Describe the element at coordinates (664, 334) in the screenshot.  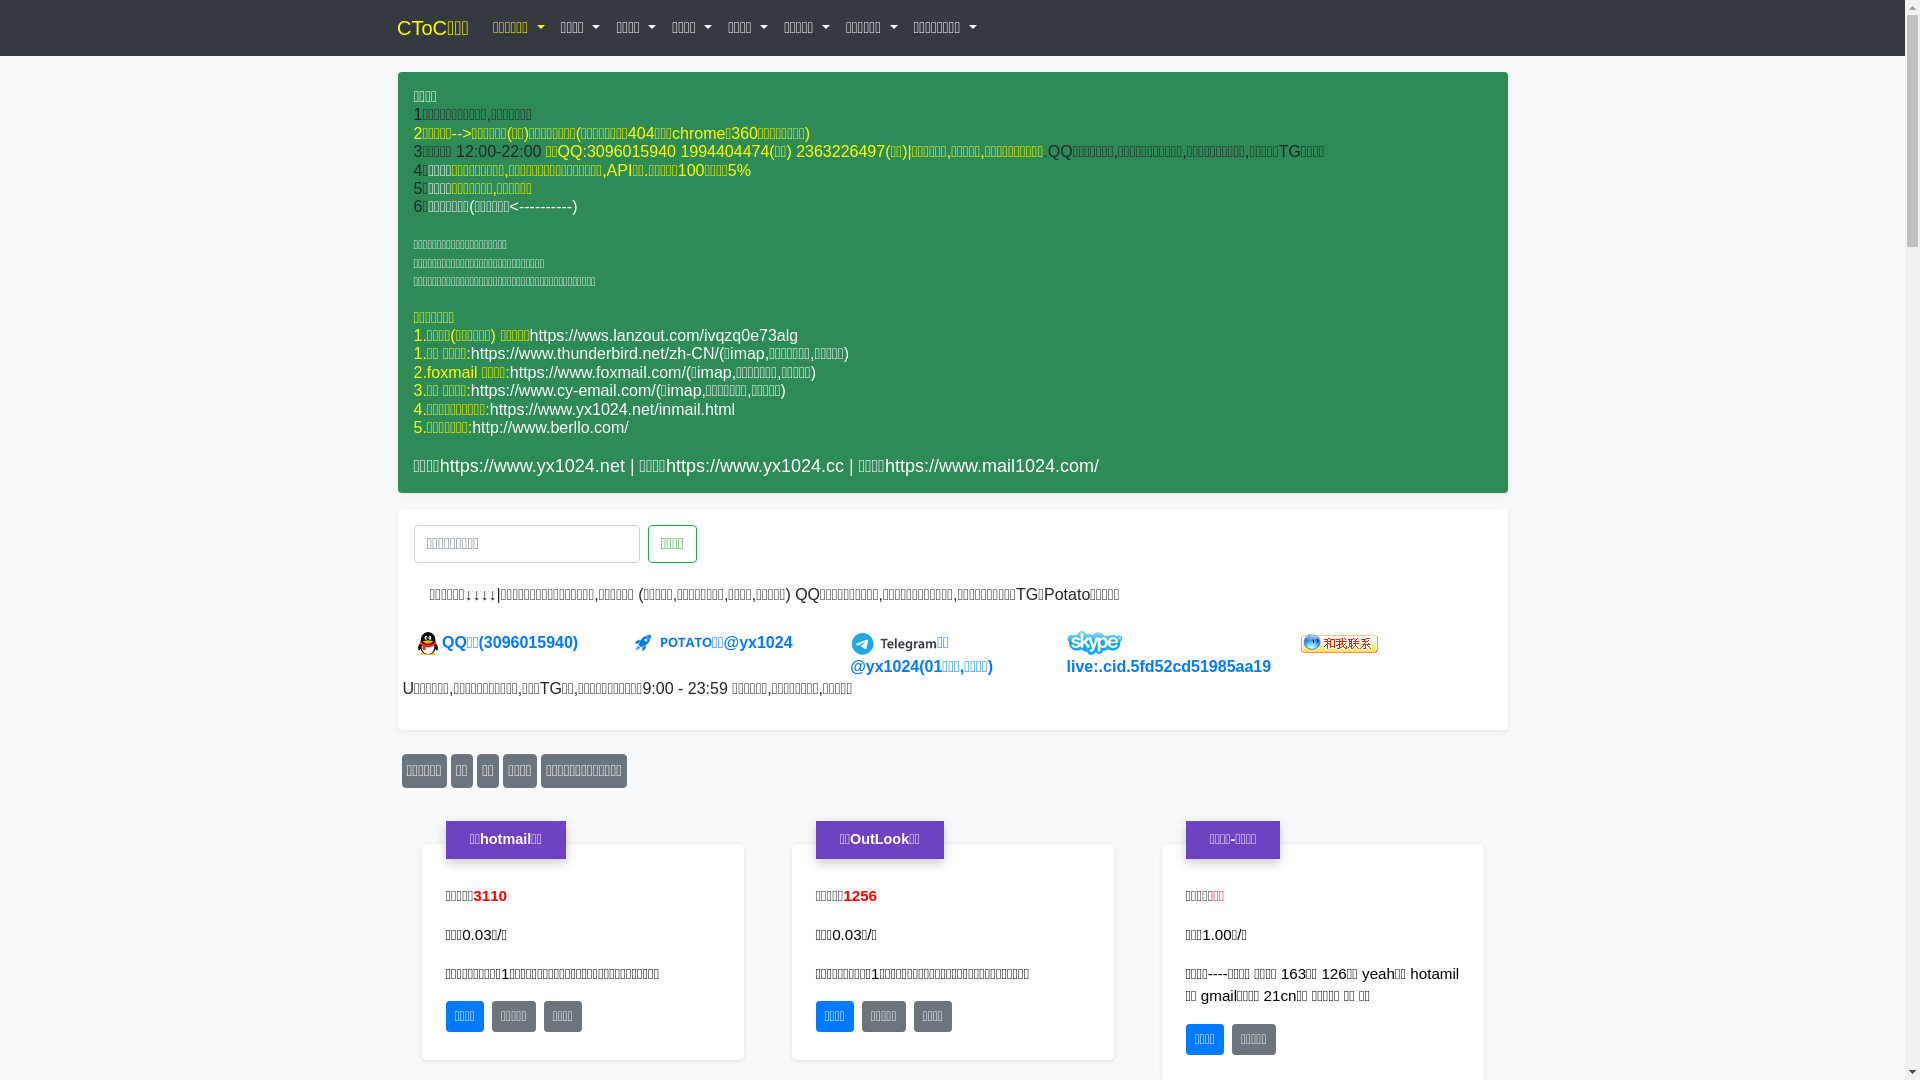
I see `'https://wws.lanzout.com/ivqzq0e73alg'` at that location.